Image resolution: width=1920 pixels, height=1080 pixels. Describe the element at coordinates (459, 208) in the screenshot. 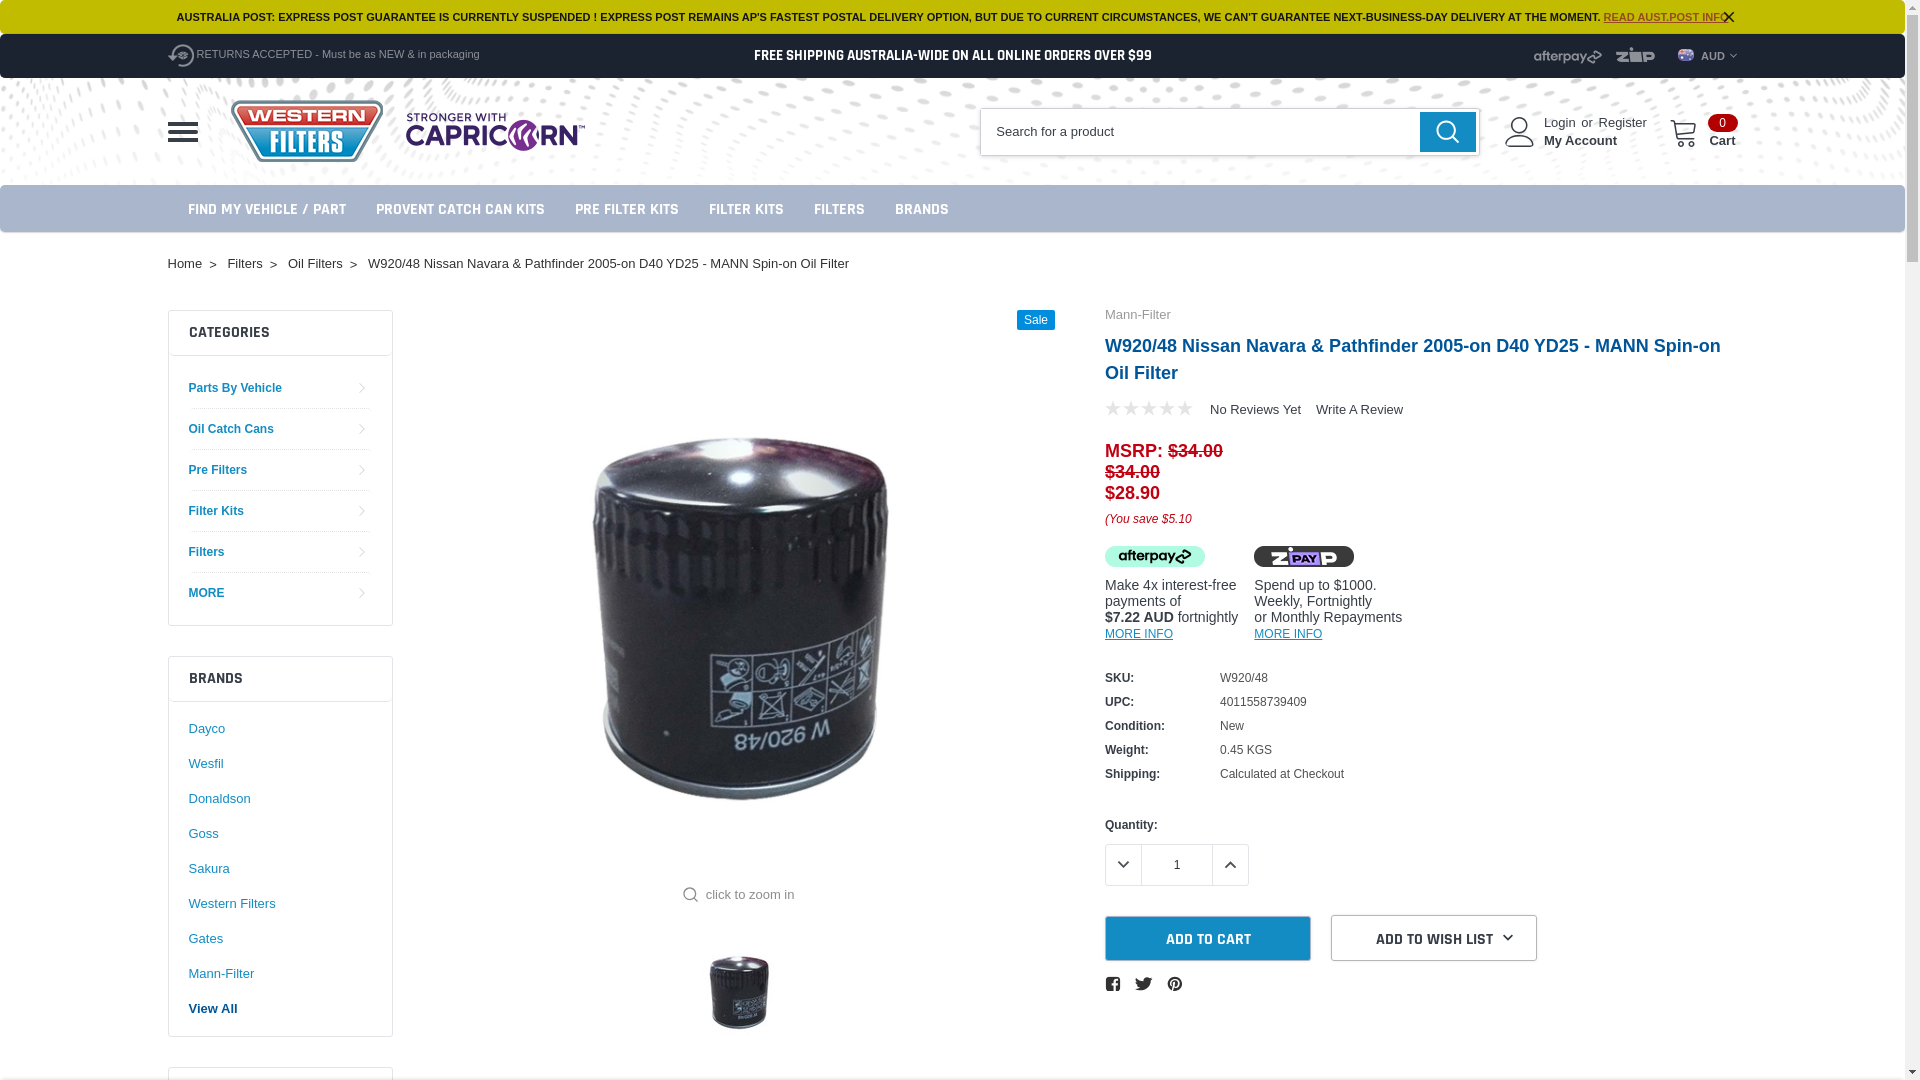

I see `'PROVENT CATCH CAN KITS'` at that location.